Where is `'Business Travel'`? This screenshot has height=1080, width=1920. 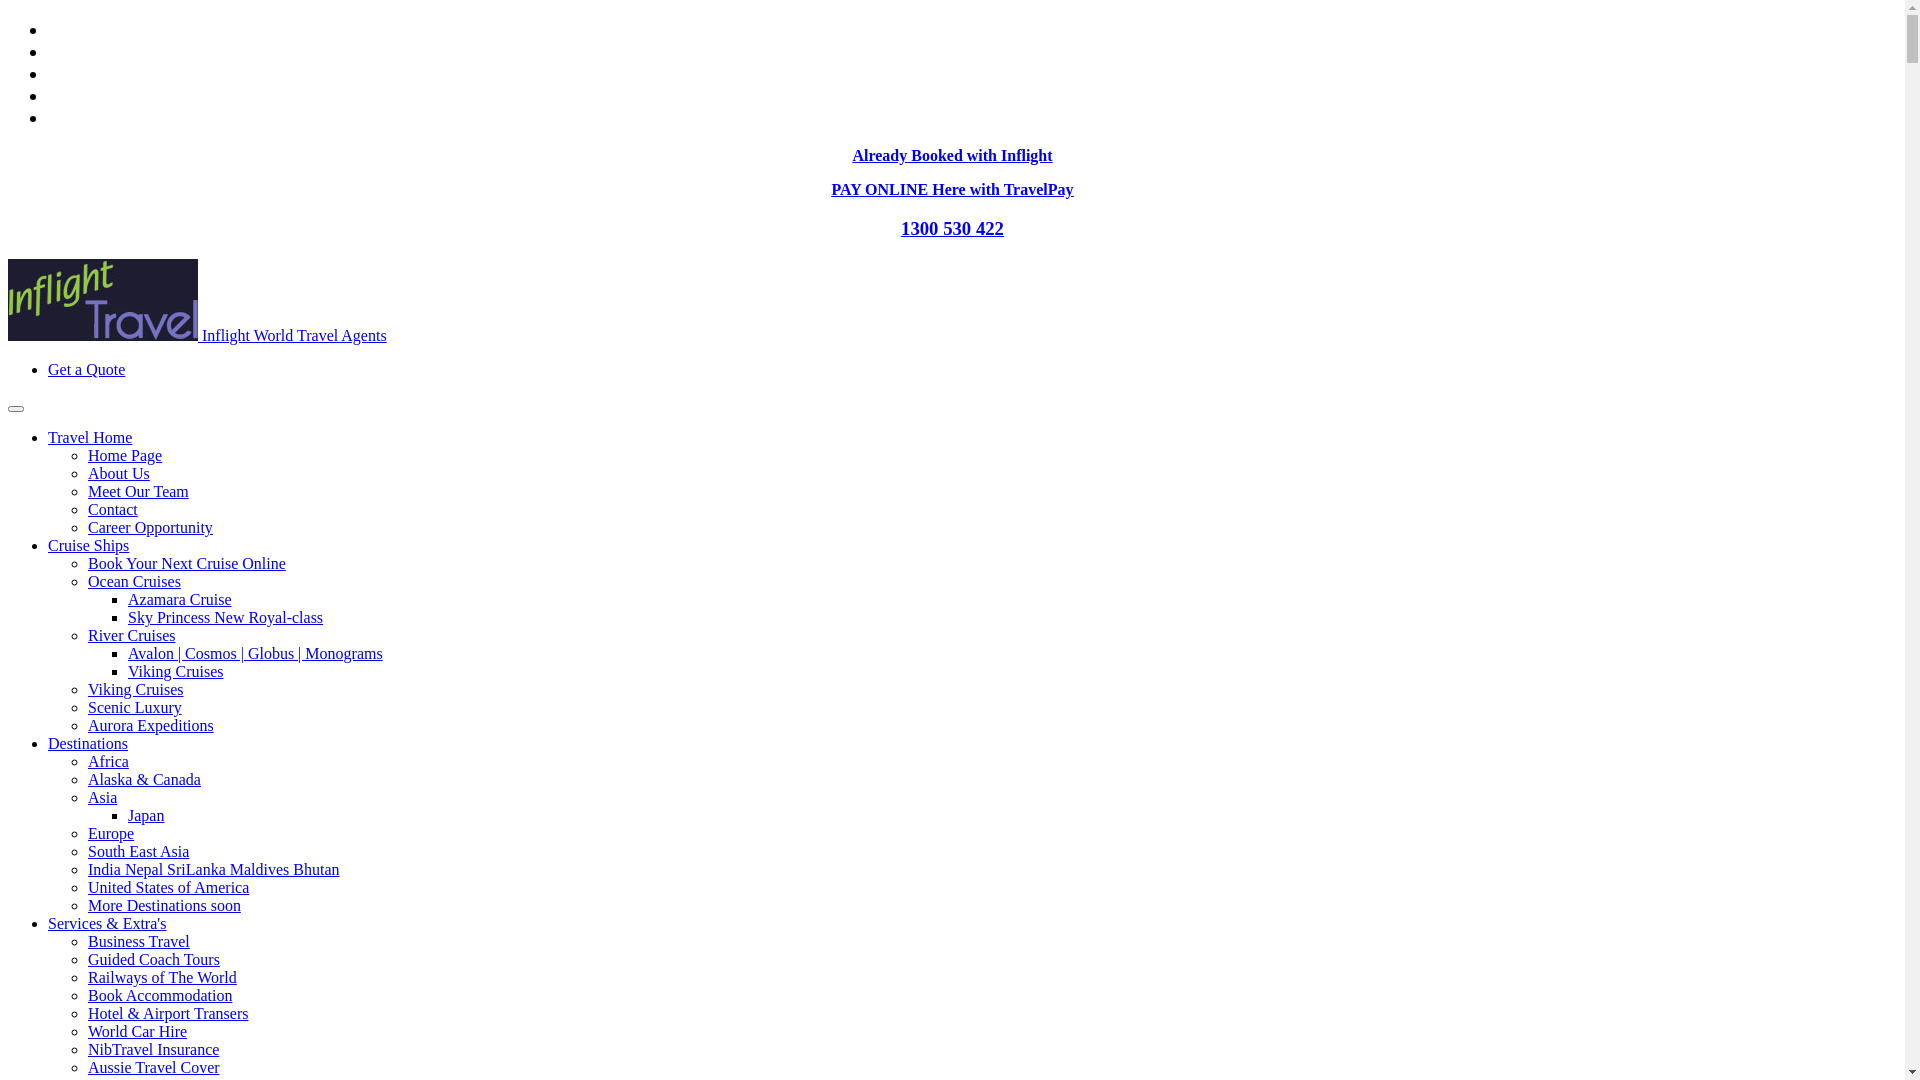
'Business Travel' is located at coordinates (138, 941).